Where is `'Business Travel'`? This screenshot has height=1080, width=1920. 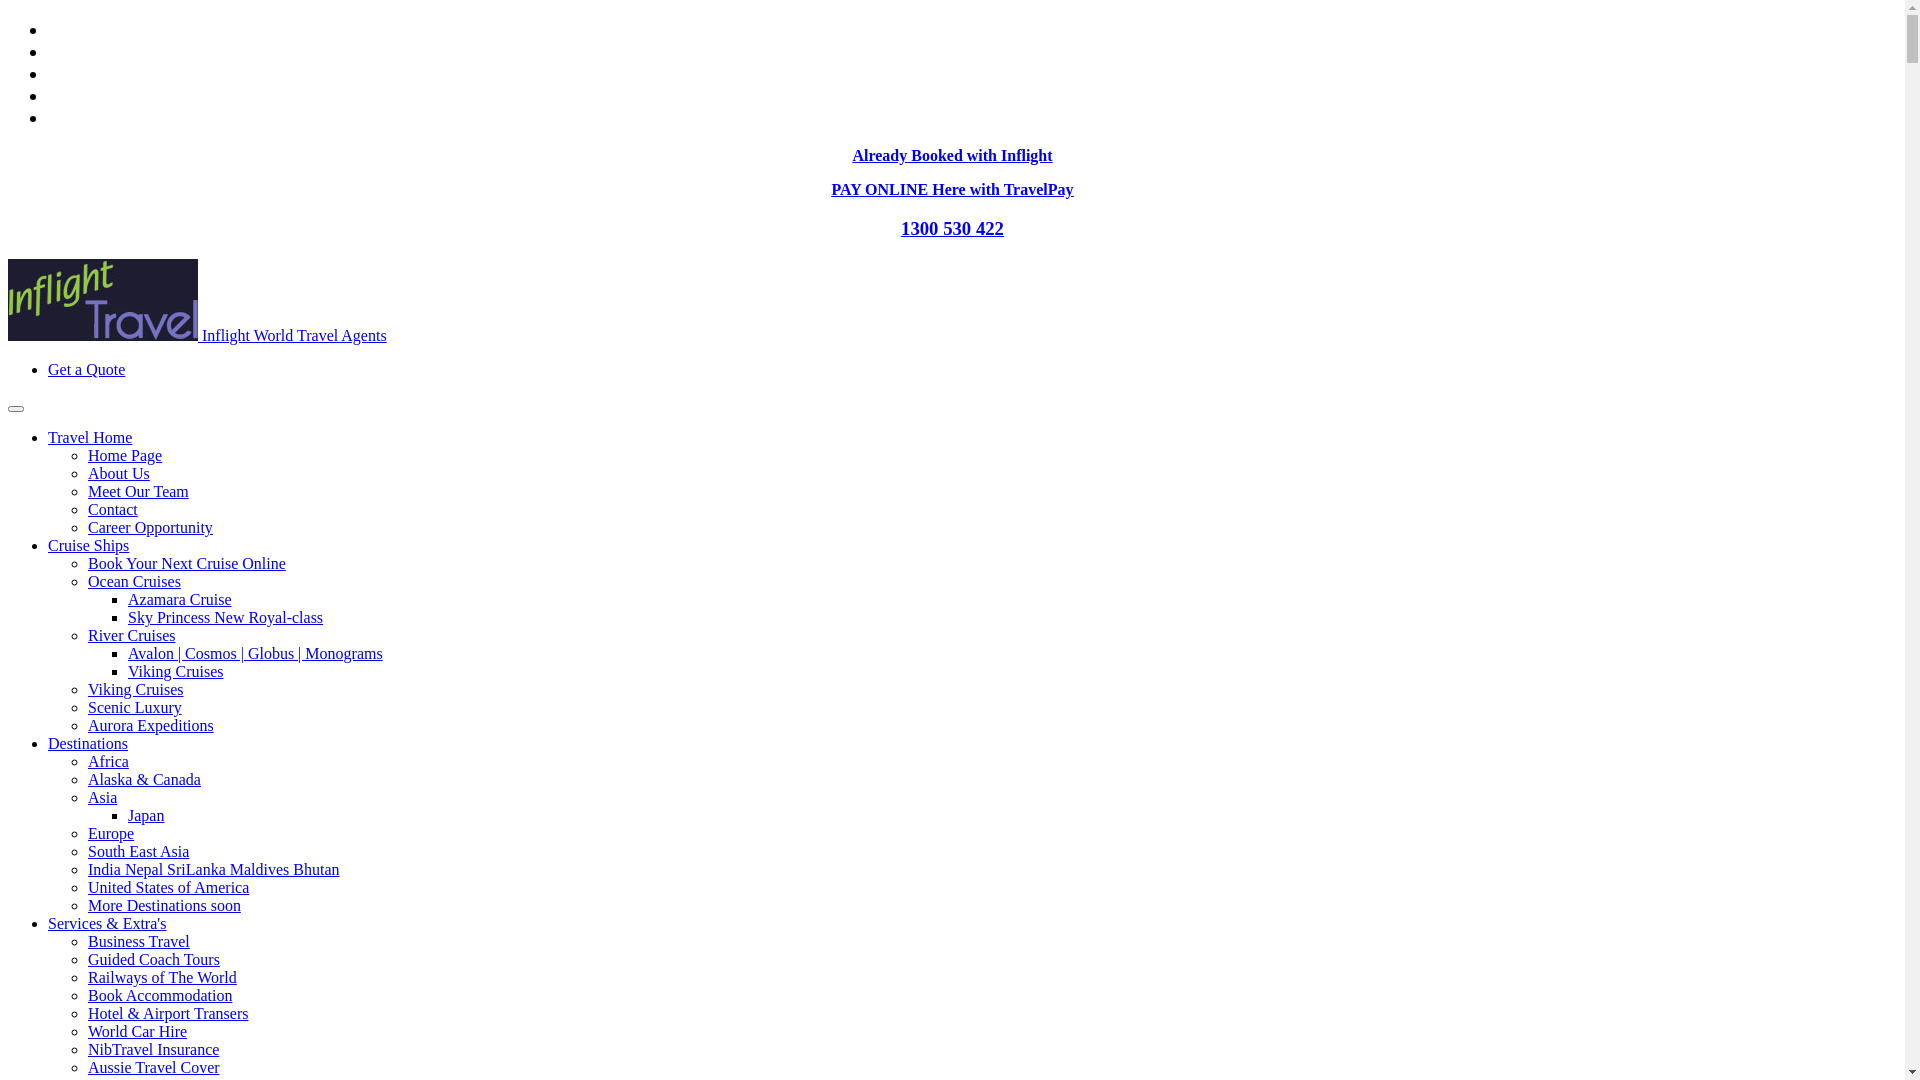
'Business Travel' is located at coordinates (138, 941).